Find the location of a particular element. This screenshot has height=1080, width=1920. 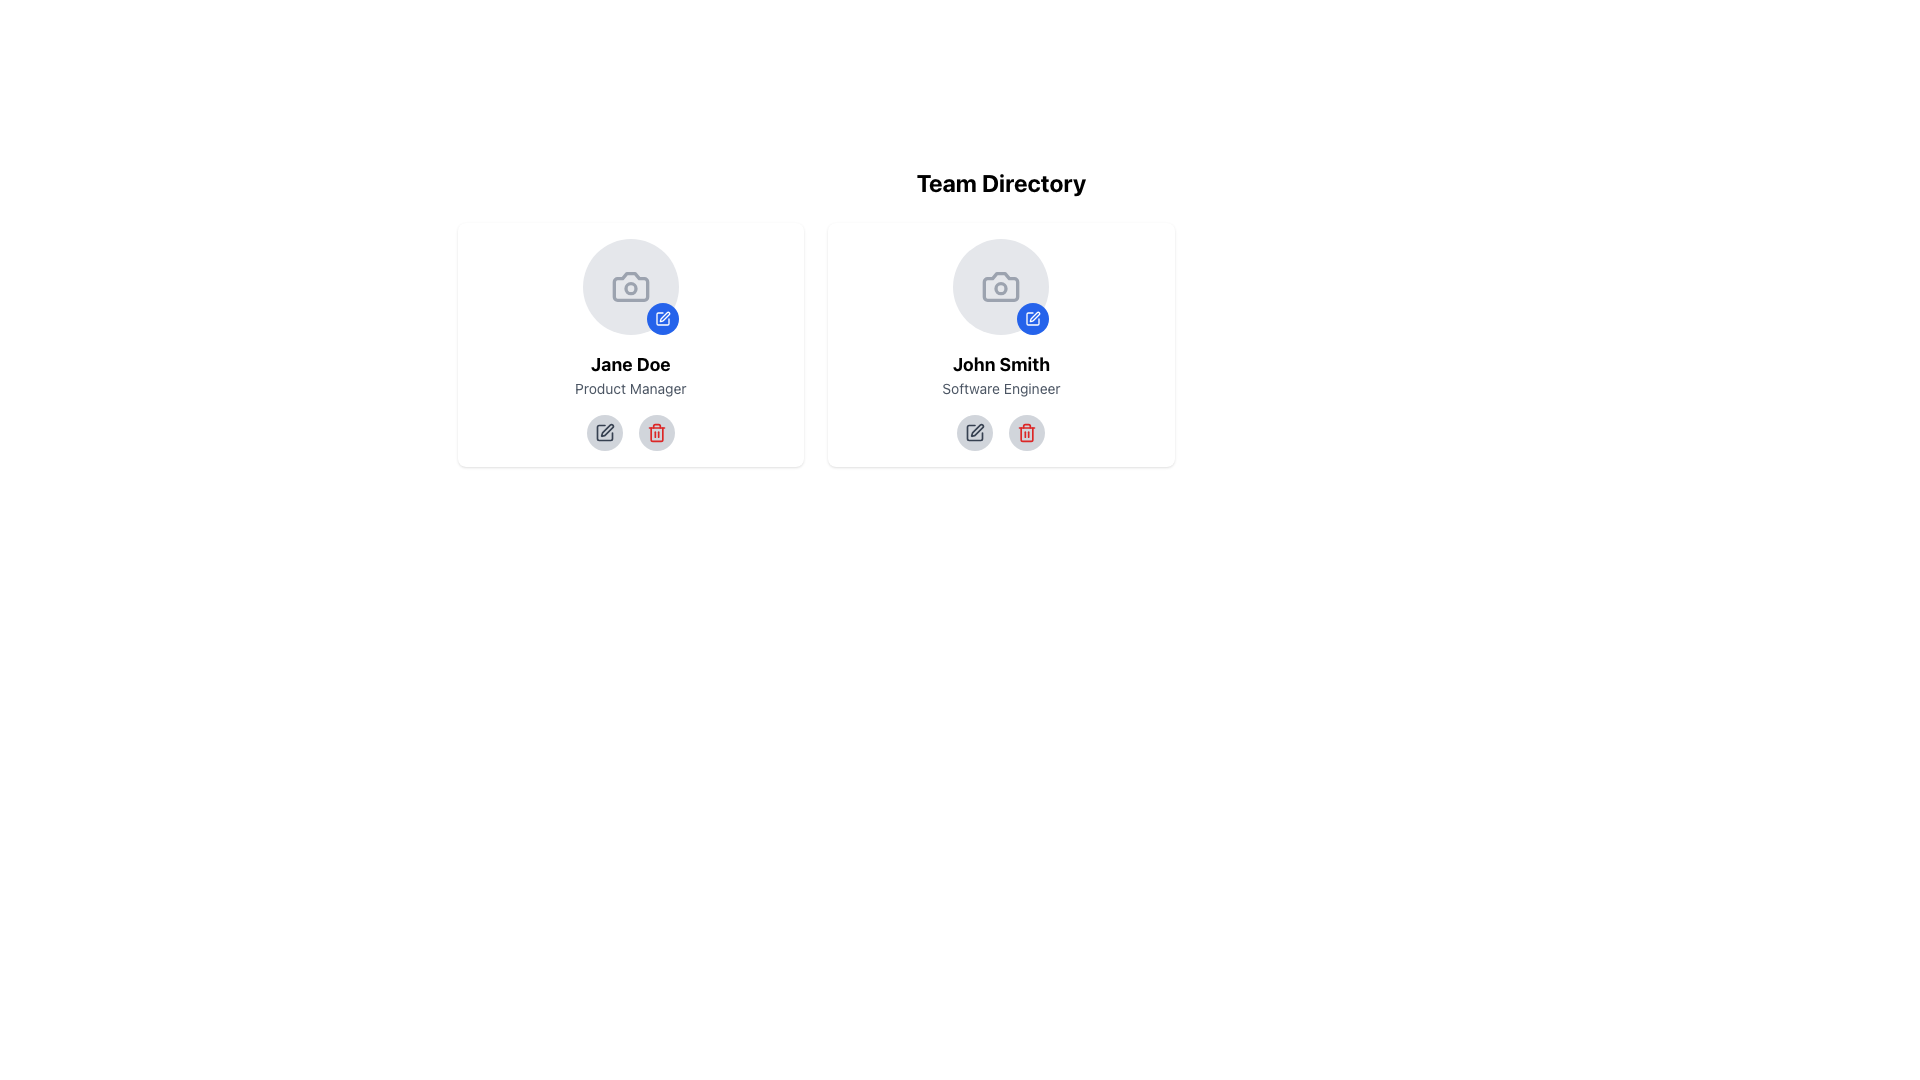

the visual representation of the camera icon located centrally within the circular profile image space of the second user profile card under the text 'John Smith' in the 'Team Directory' is located at coordinates (1001, 286).